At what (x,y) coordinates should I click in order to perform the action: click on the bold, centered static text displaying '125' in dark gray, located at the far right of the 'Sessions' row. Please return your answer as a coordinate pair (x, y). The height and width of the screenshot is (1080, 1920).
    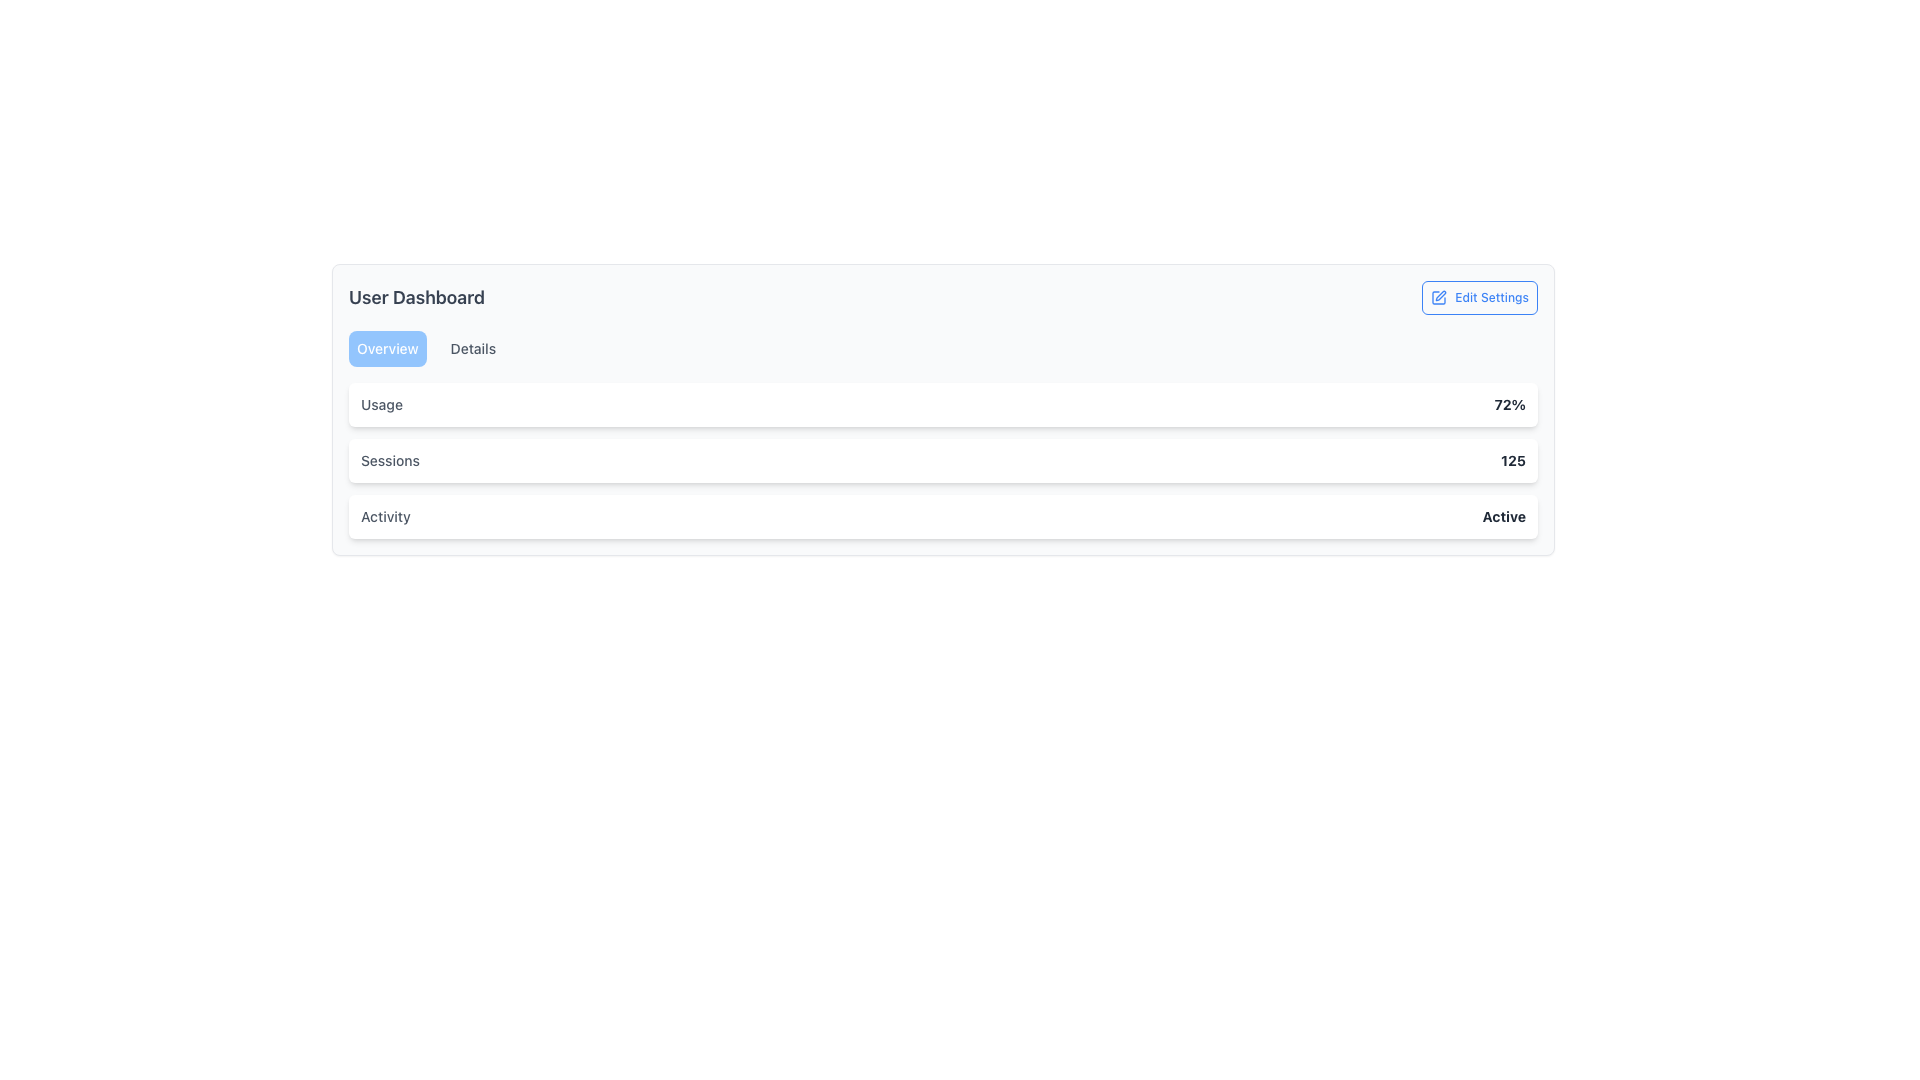
    Looking at the image, I should click on (1513, 461).